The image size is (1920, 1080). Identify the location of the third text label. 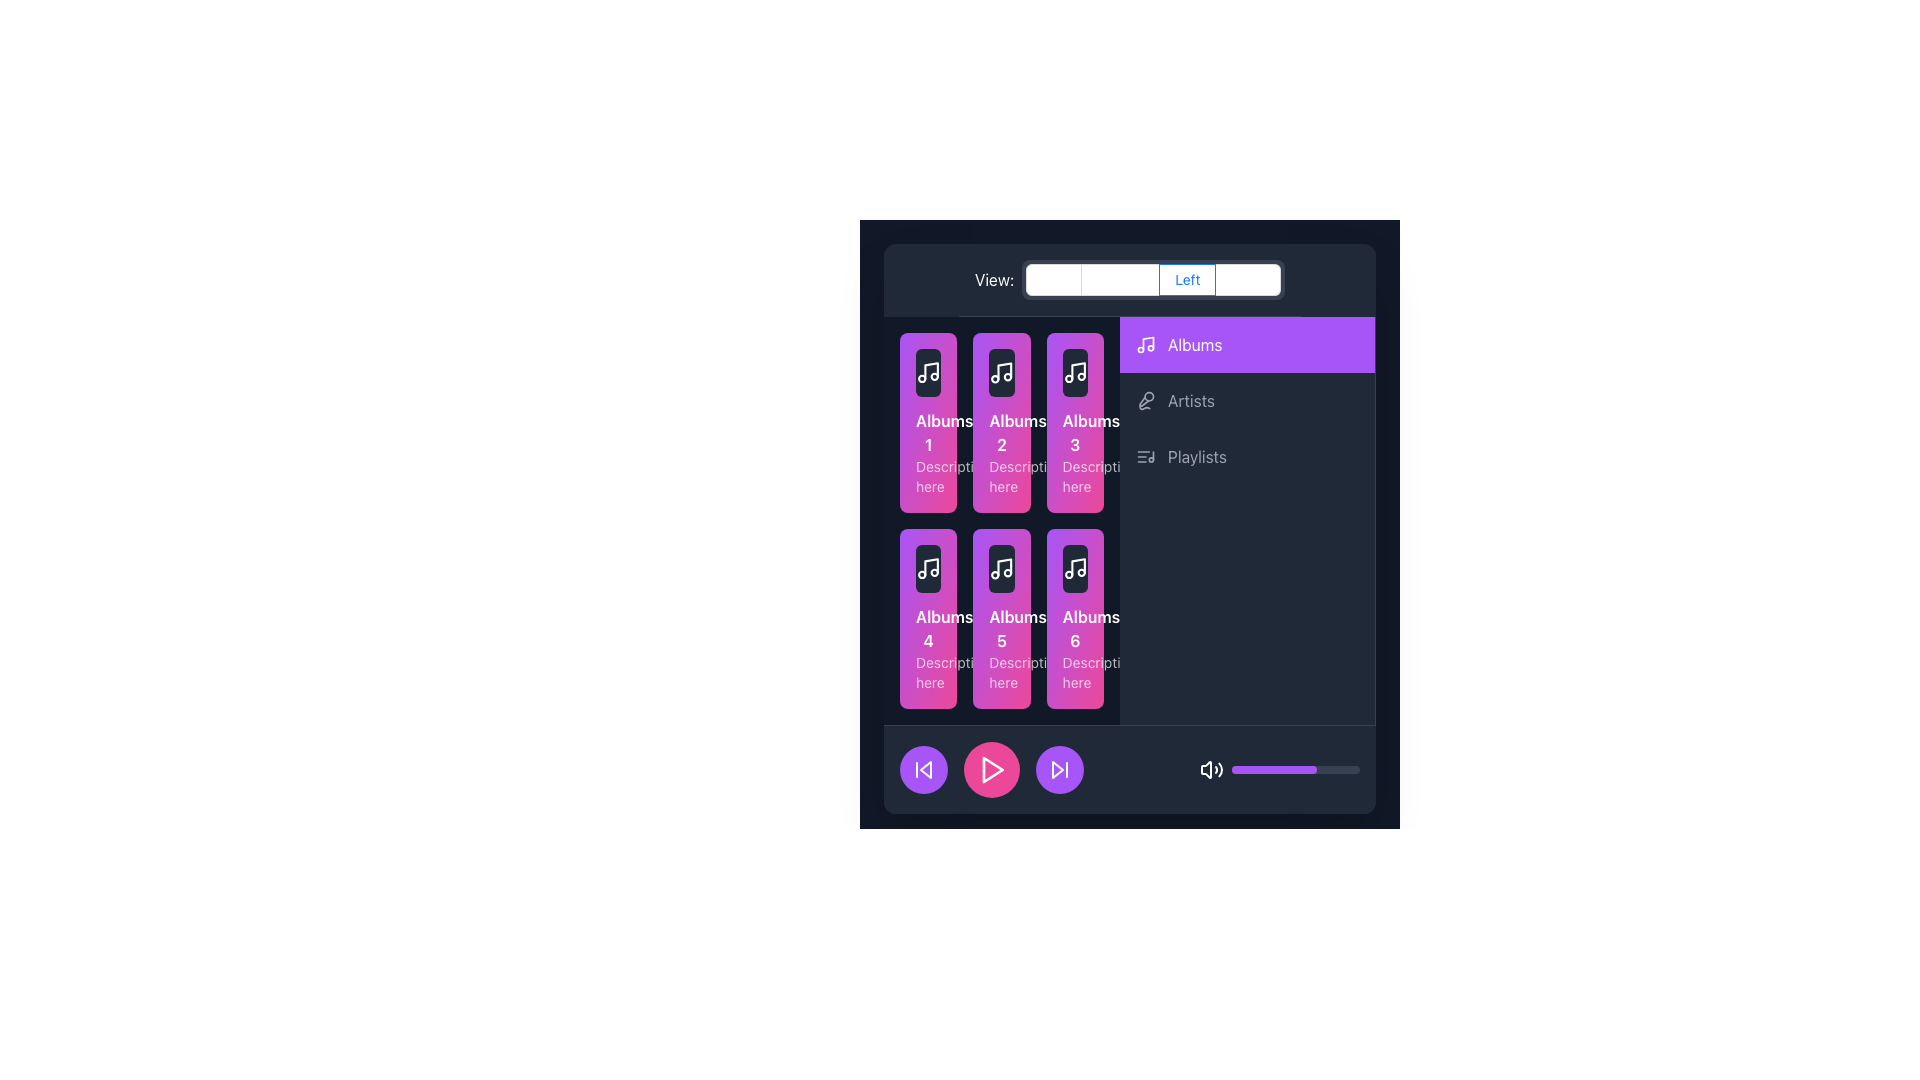
(1197, 456).